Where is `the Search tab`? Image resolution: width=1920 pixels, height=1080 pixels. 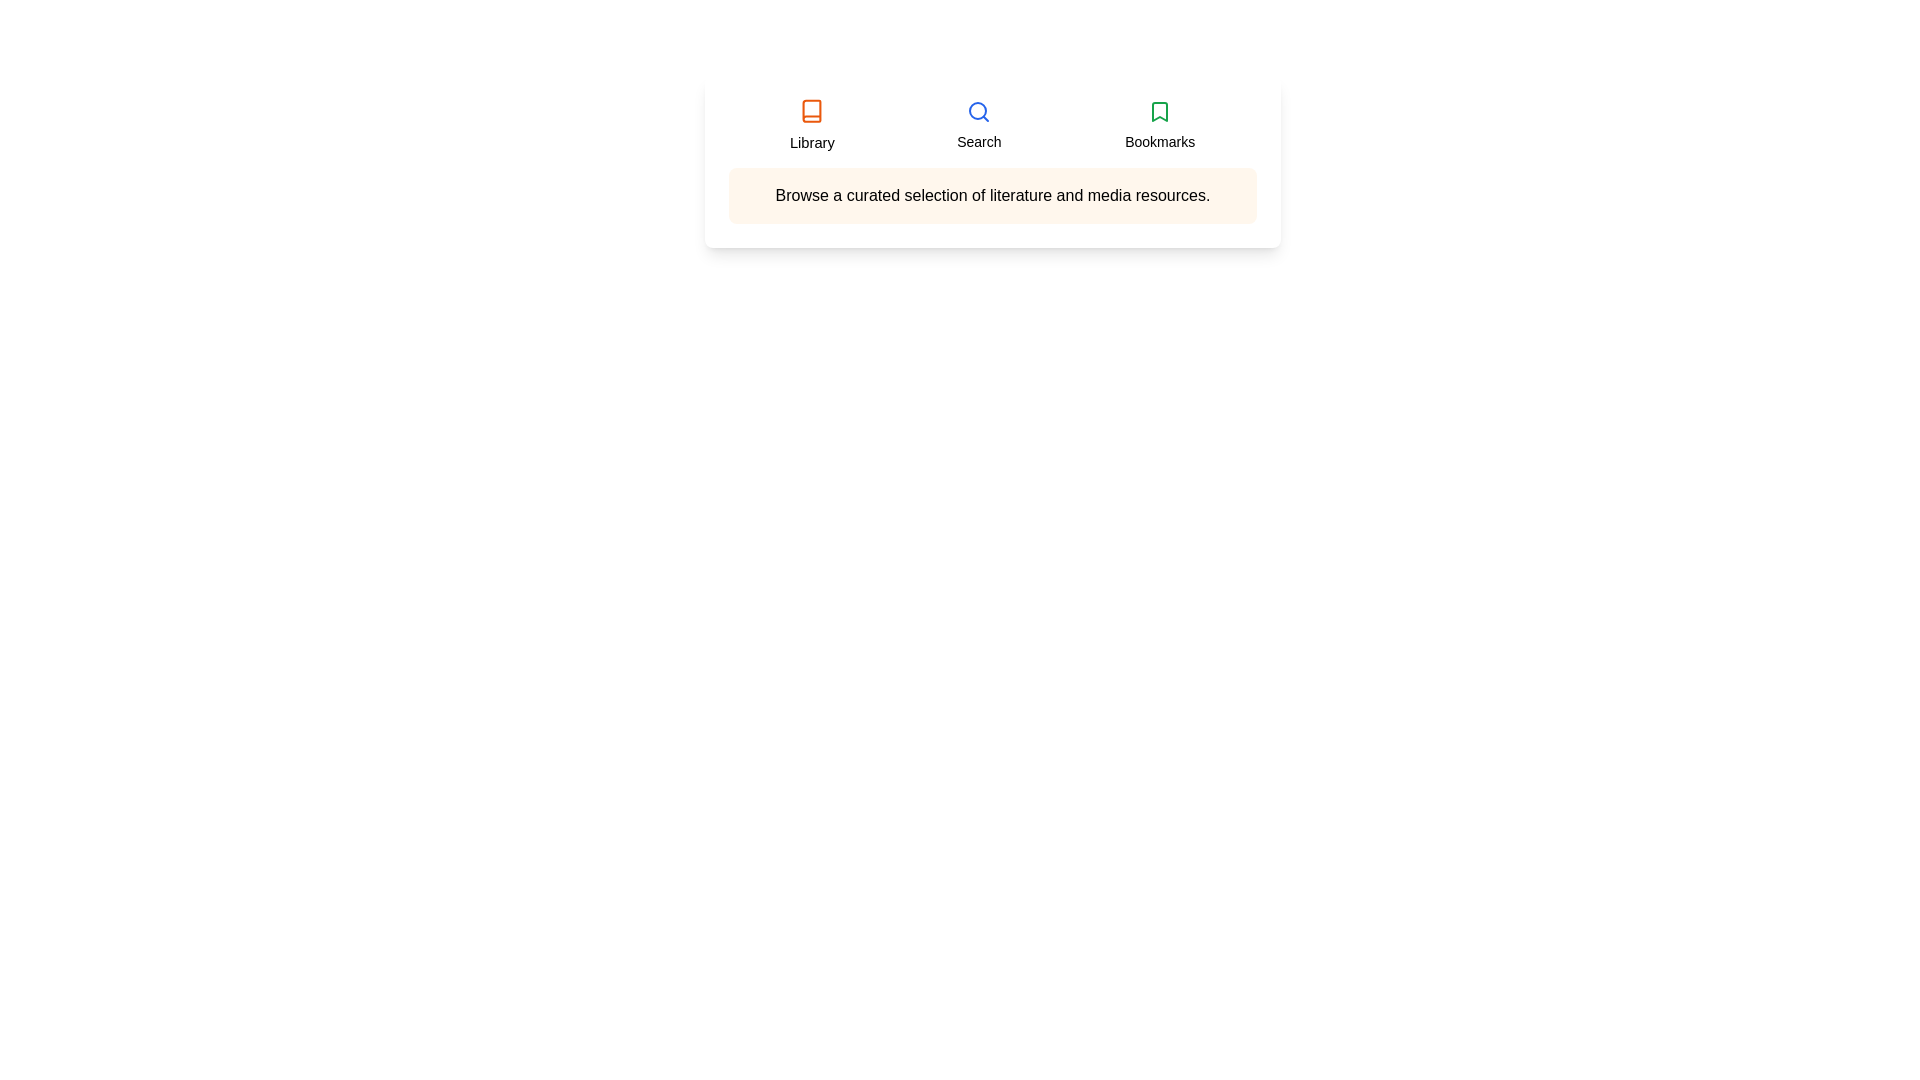 the Search tab is located at coordinates (979, 126).